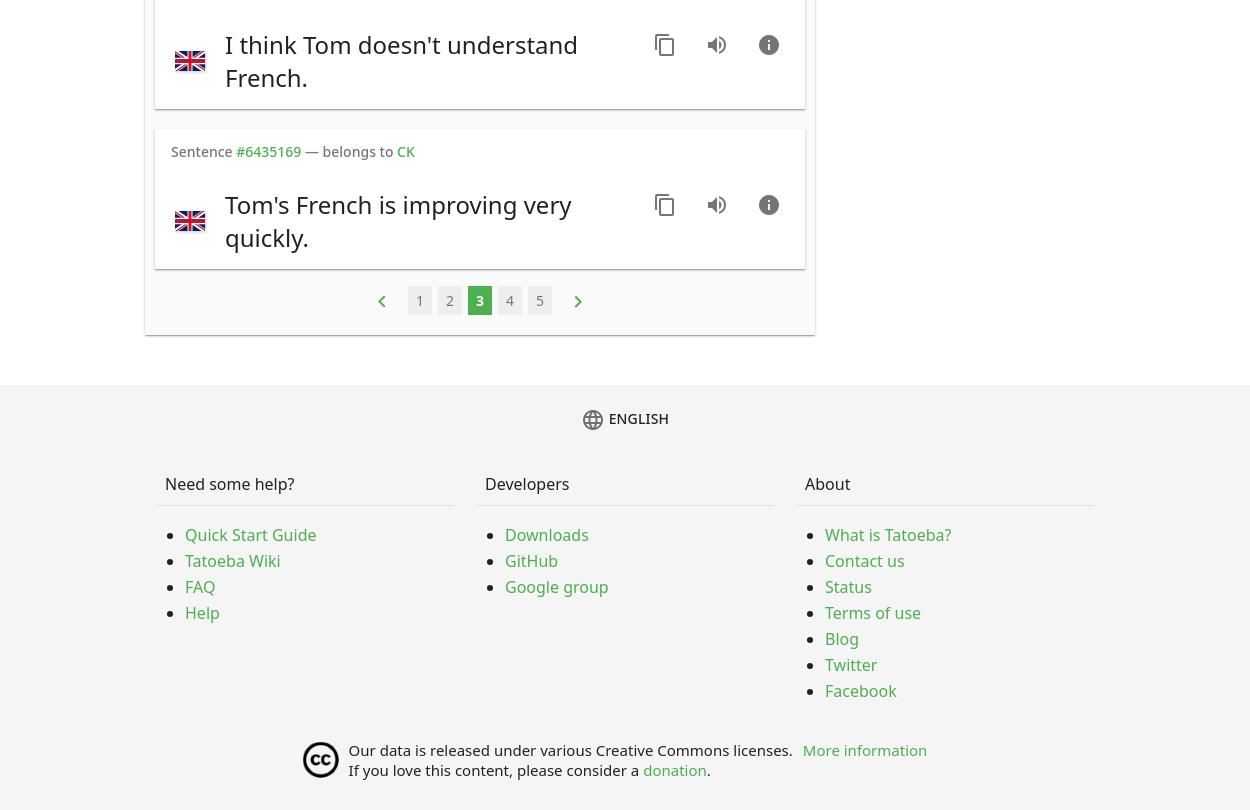 This screenshot has height=810, width=1250. Describe the element at coordinates (505, 587) in the screenshot. I see `'Google group'` at that location.